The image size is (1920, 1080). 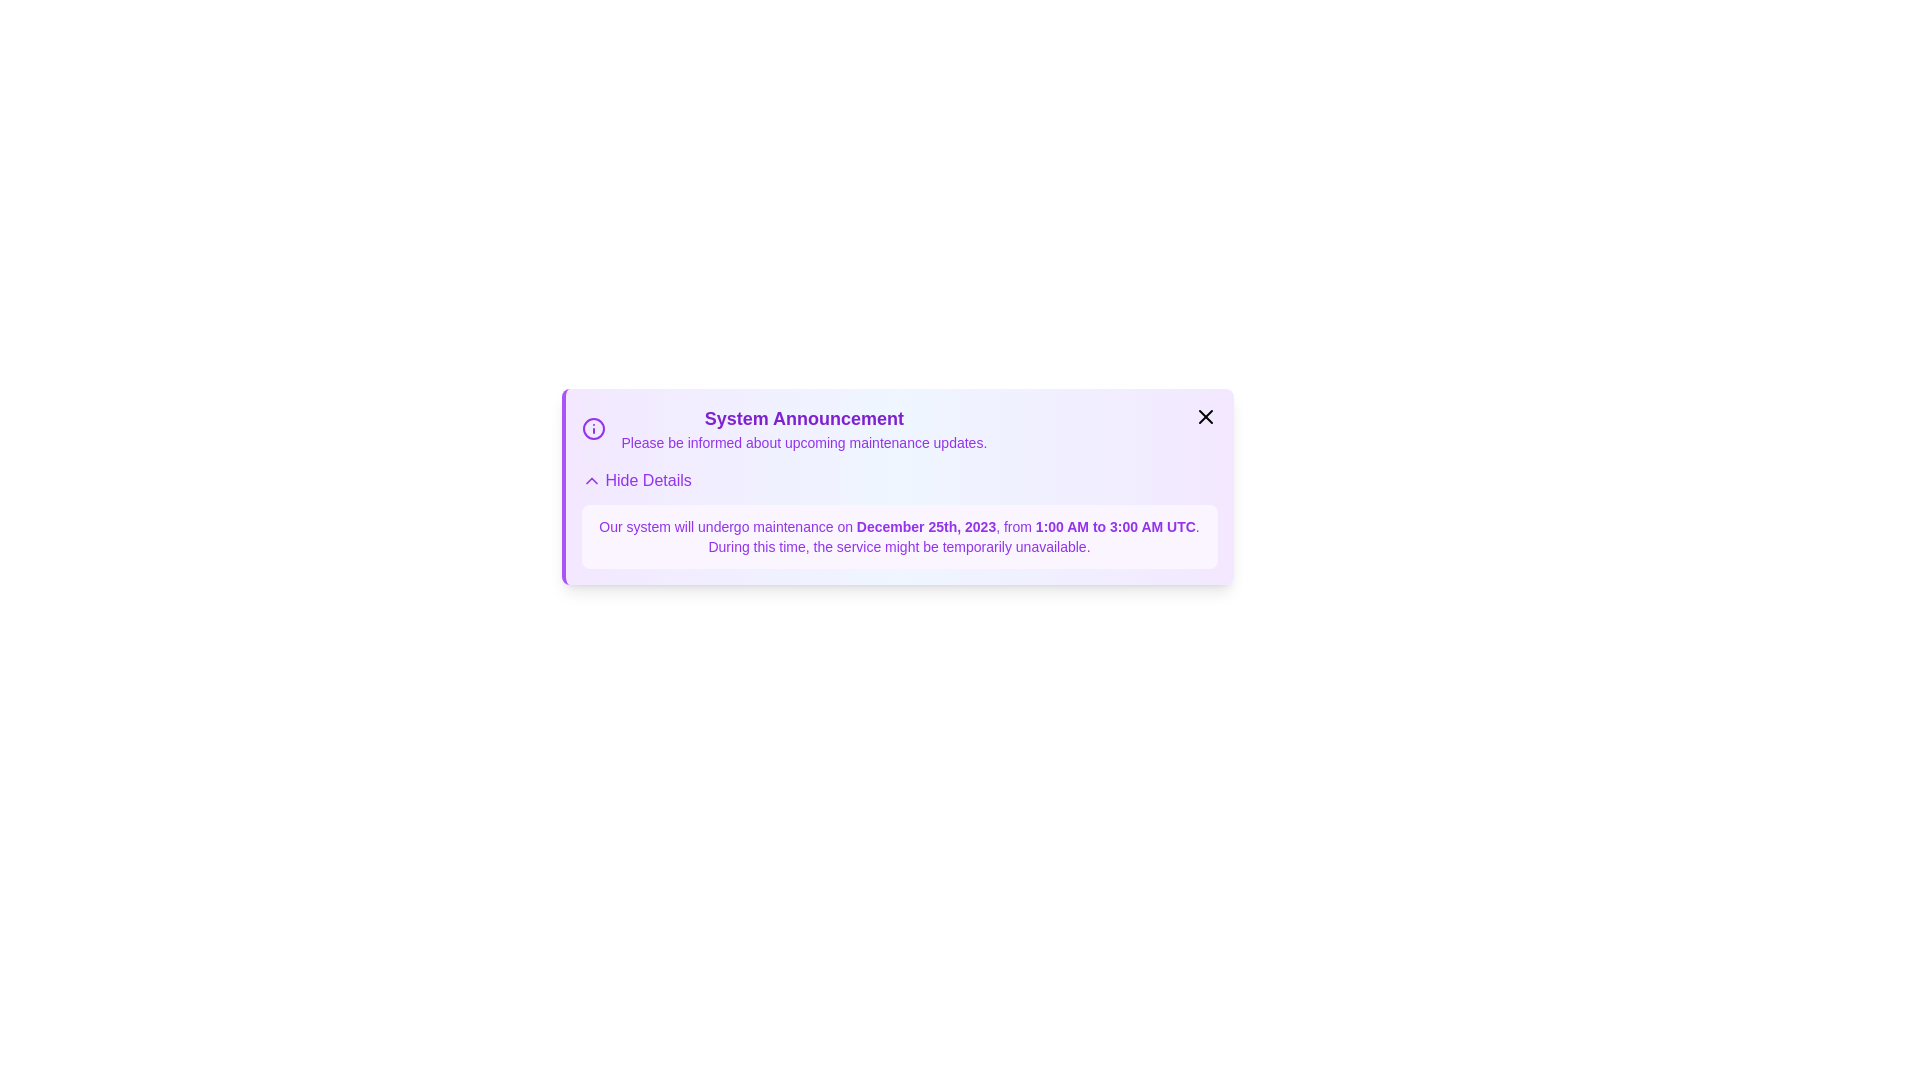 What do you see at coordinates (898, 518) in the screenshot?
I see `information displayed in the text of the notification box with a light purple background, located under the 'Hide Details' text in the 'System Announcement' card` at bounding box center [898, 518].